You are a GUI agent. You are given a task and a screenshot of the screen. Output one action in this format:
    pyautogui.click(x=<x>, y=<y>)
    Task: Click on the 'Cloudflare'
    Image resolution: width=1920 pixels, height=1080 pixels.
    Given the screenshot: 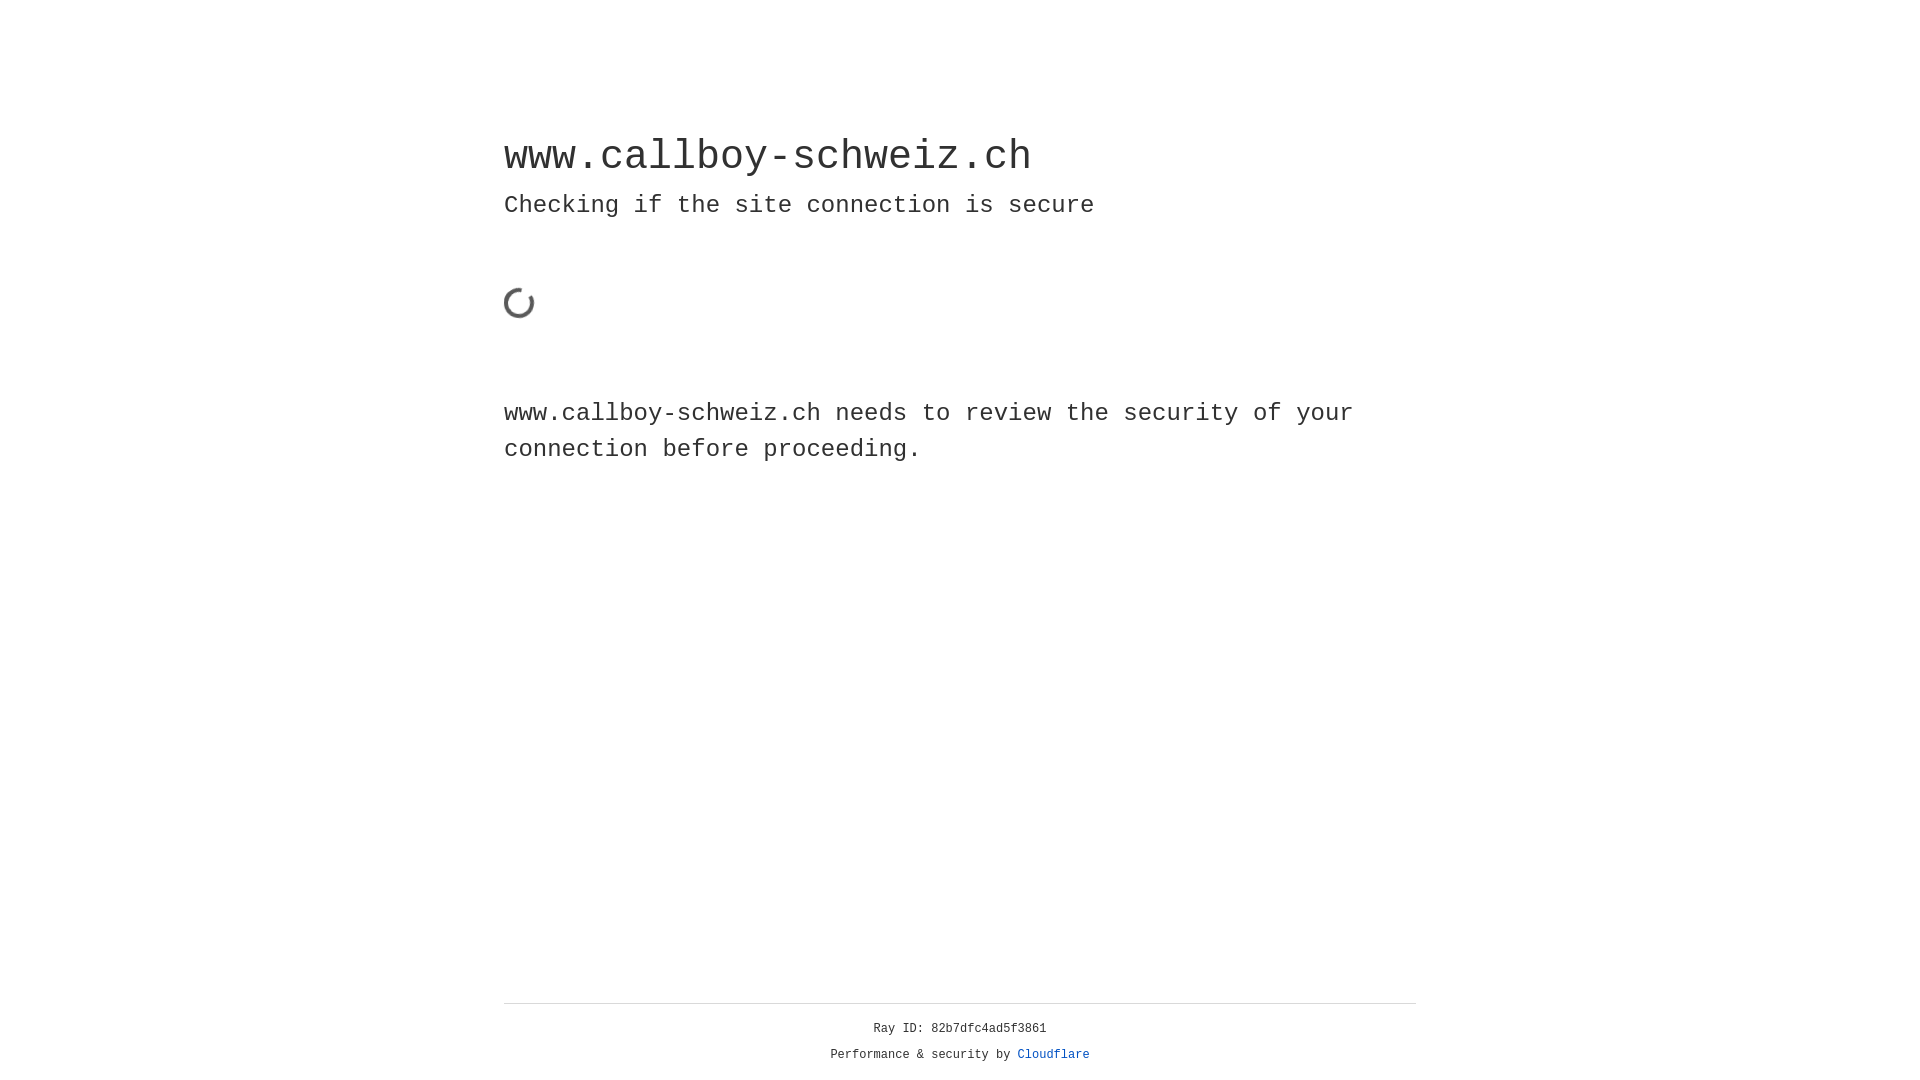 What is the action you would take?
    pyautogui.click(x=1053, y=1054)
    